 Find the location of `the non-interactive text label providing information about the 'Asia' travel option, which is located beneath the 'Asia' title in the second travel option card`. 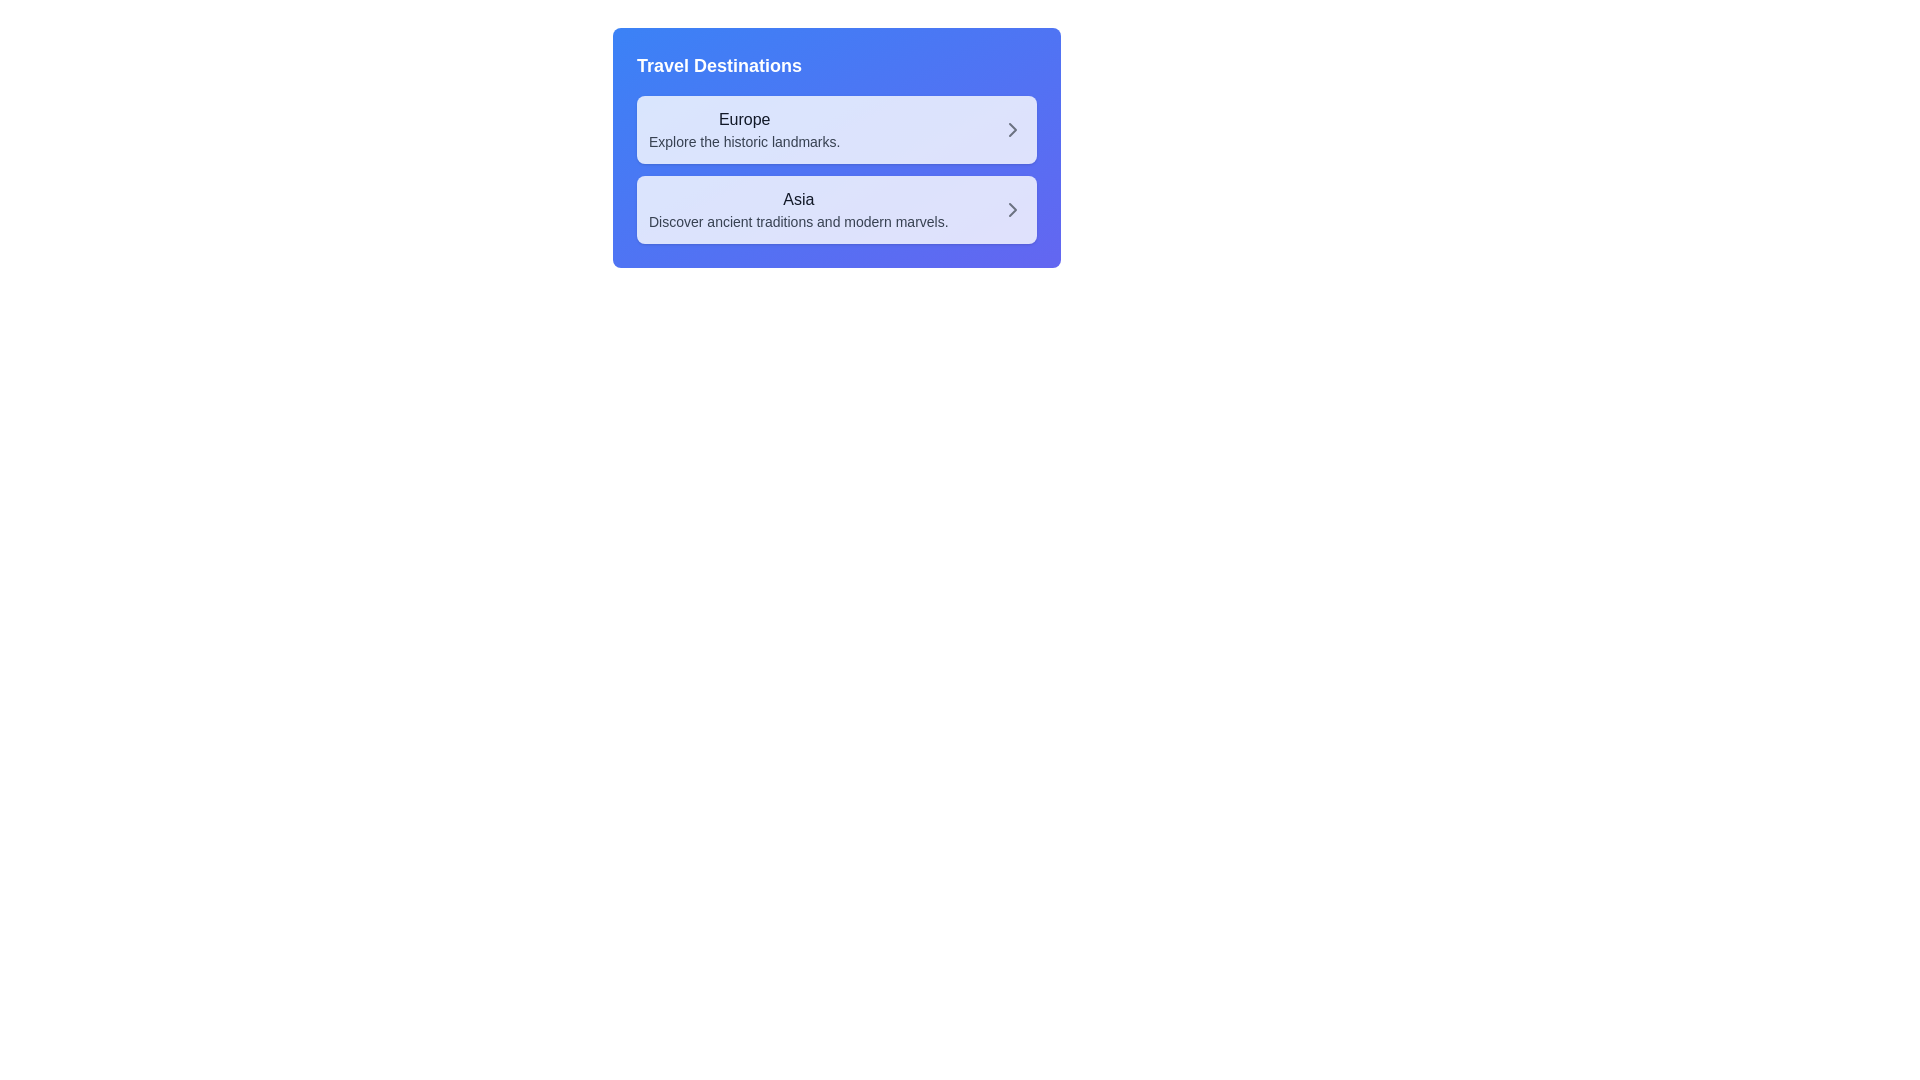

the non-interactive text label providing information about the 'Asia' travel option, which is located beneath the 'Asia' title in the second travel option card is located at coordinates (797, 222).